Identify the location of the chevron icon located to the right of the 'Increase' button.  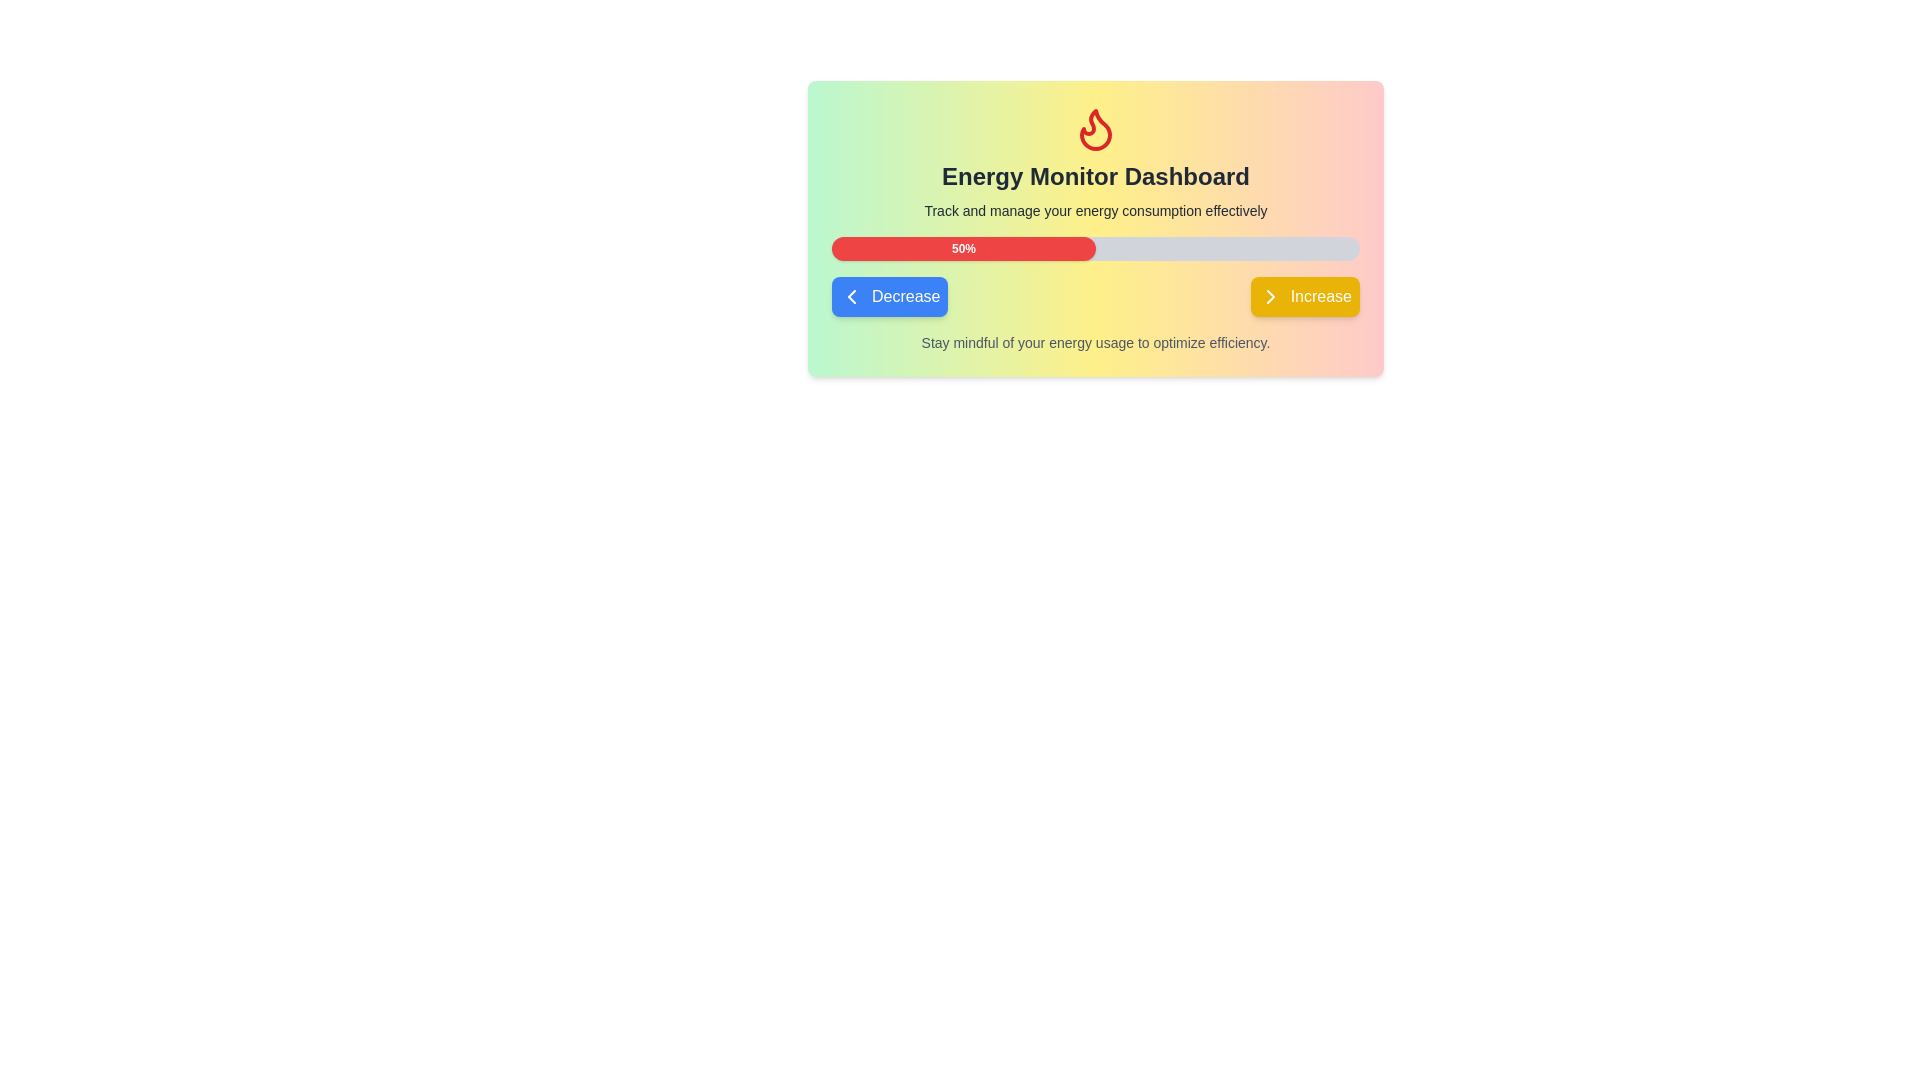
(1269, 297).